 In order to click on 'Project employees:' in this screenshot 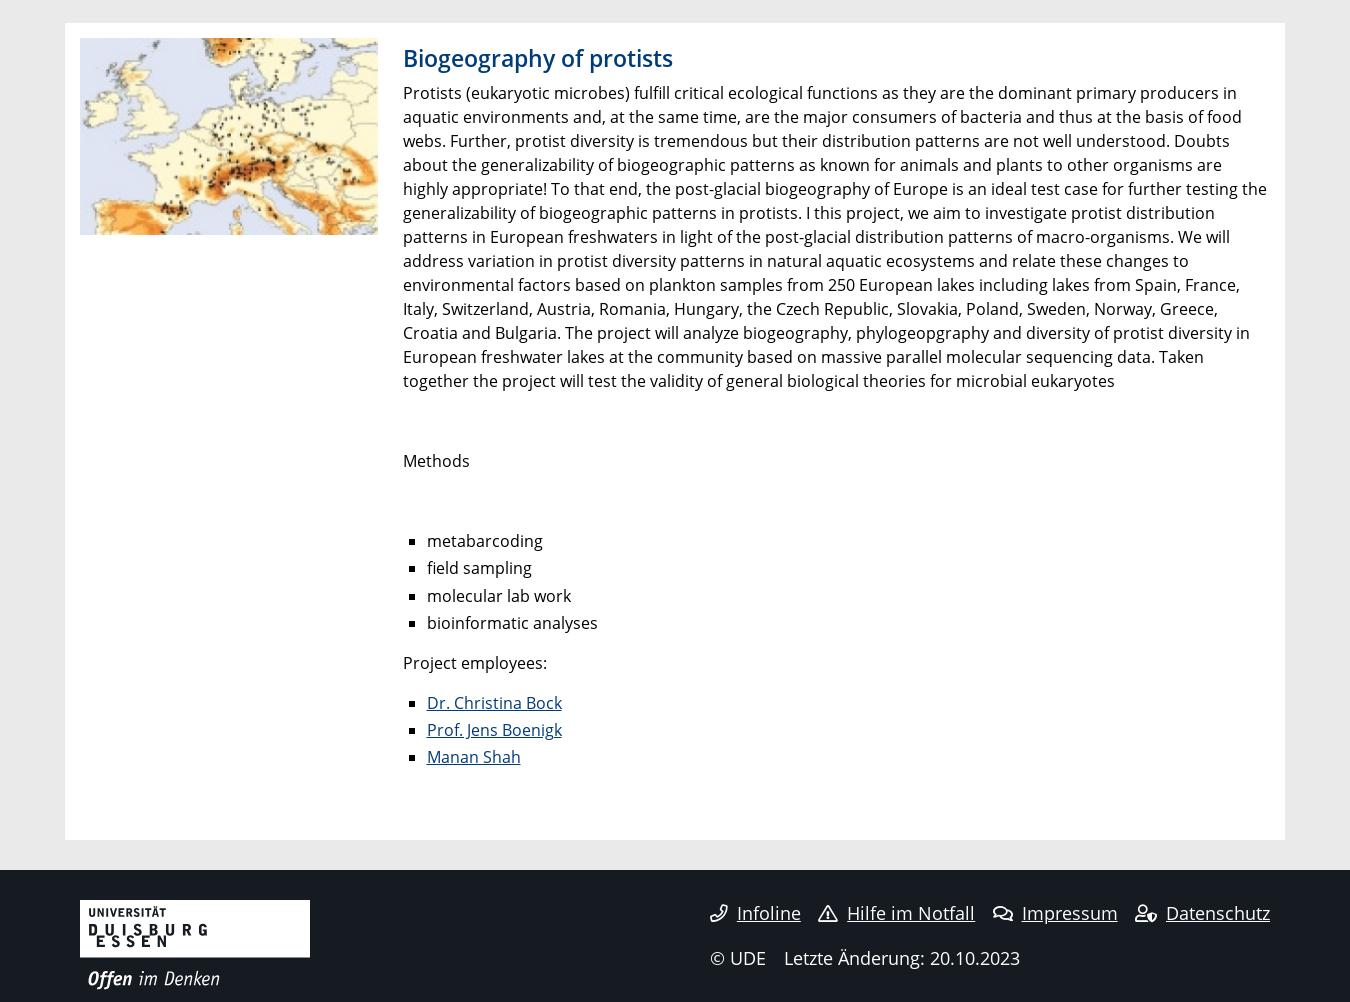, I will do `click(402, 661)`.